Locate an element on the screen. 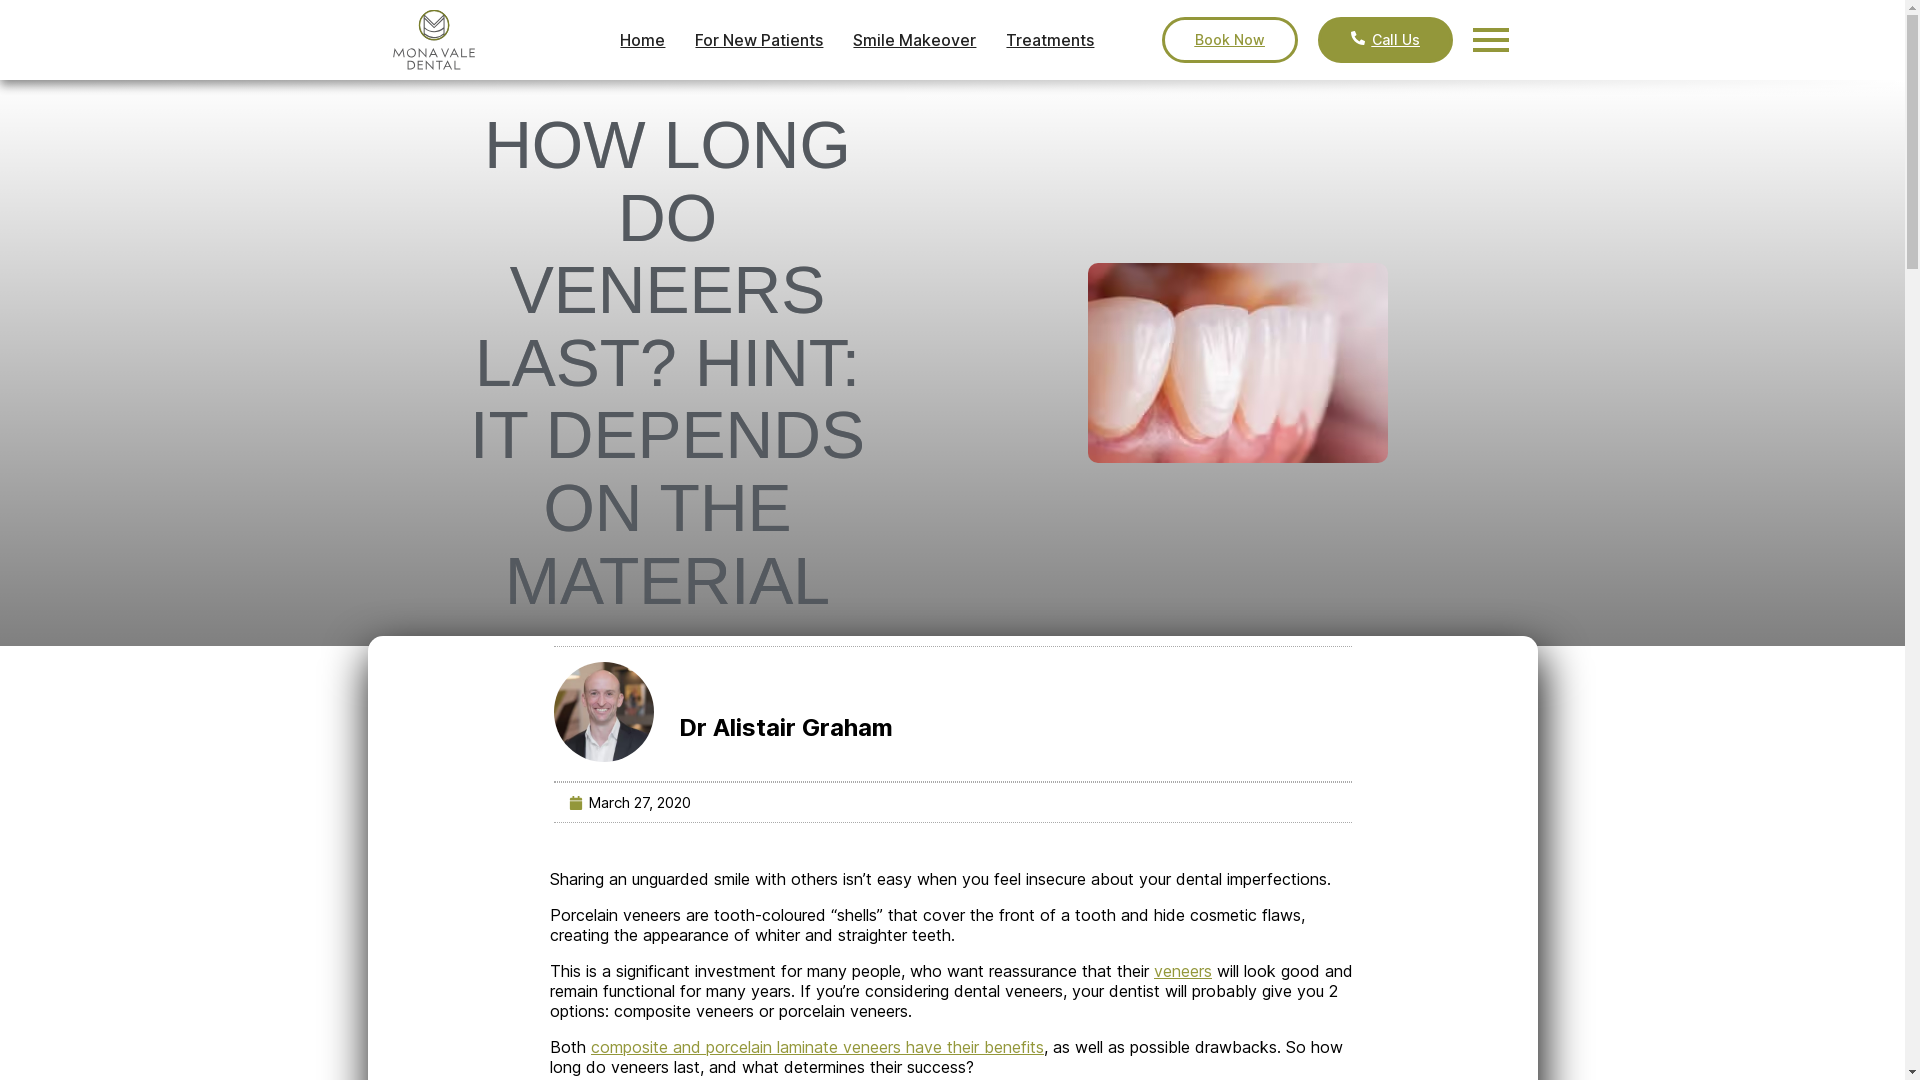 This screenshot has width=1920, height=1080. 'Smile Makeover' is located at coordinates (913, 39).